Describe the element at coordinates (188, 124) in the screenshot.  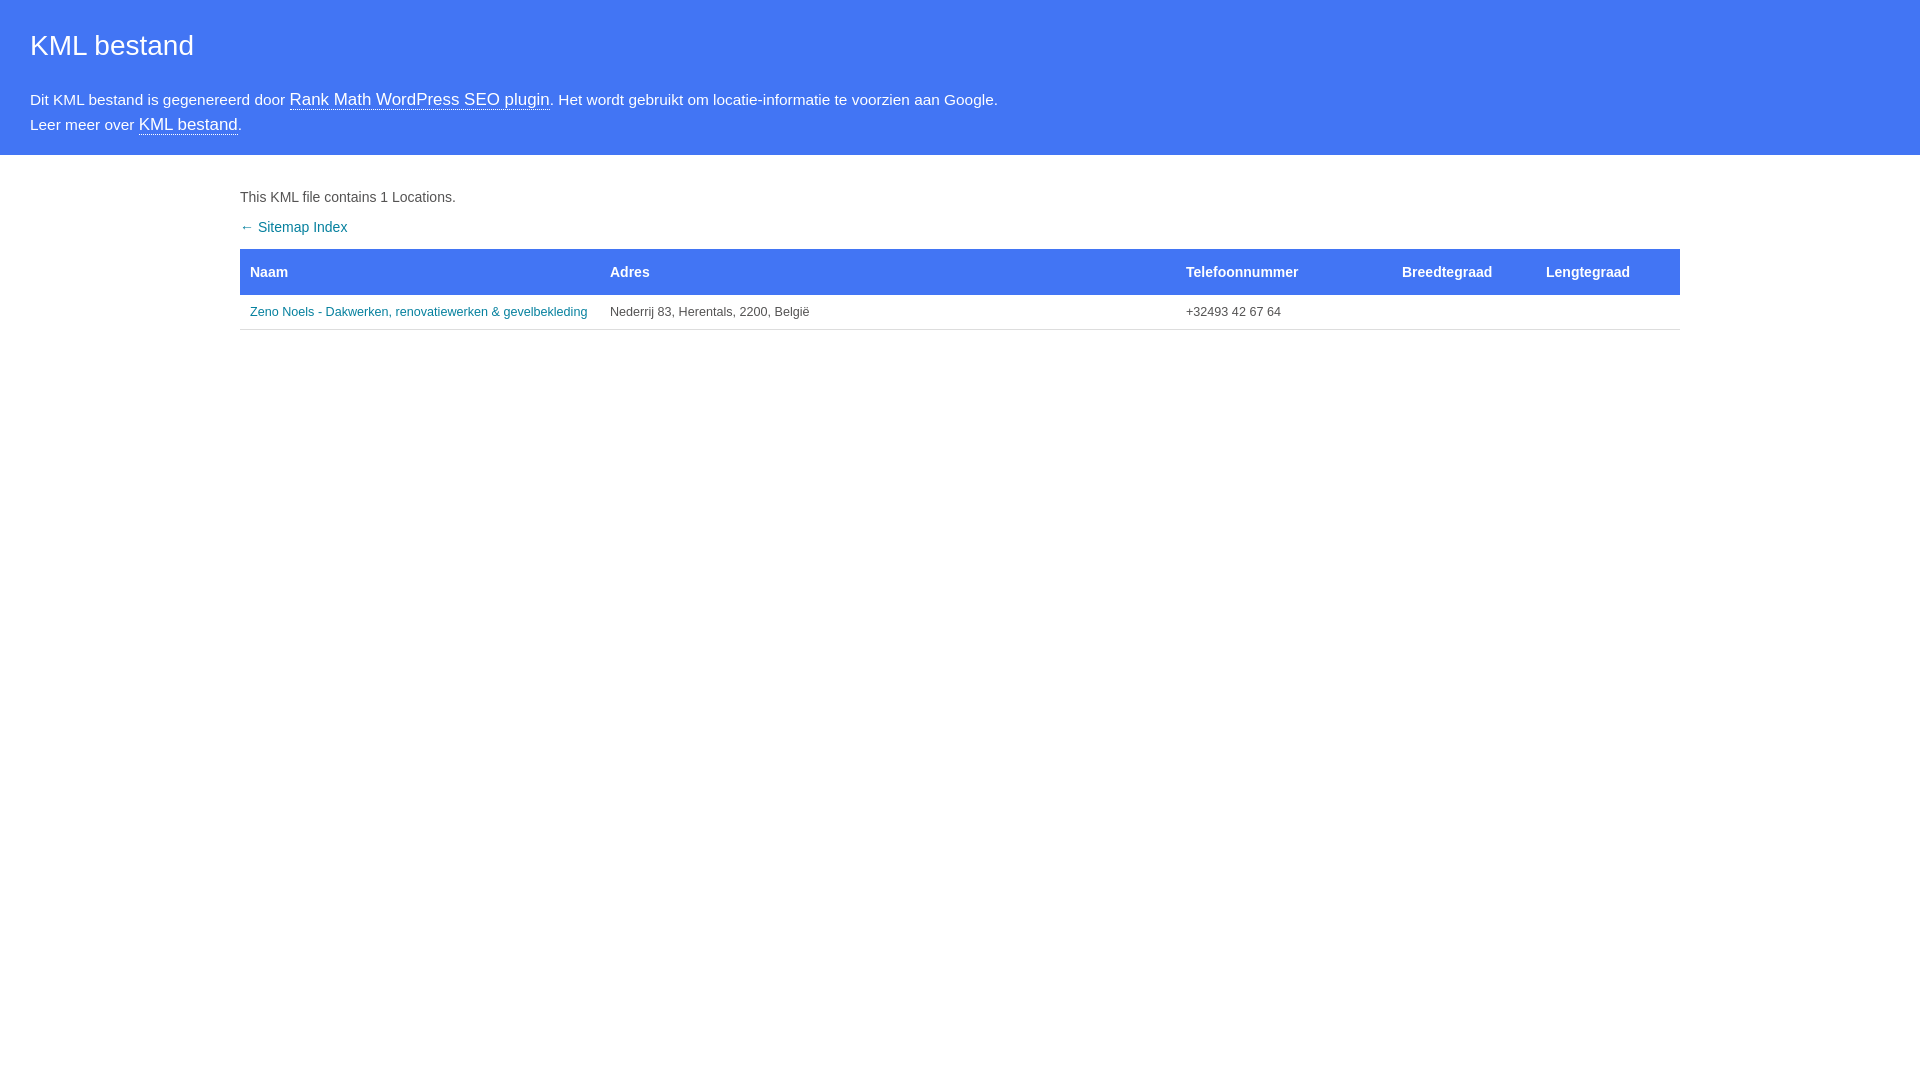
I see `'KML bestand'` at that location.